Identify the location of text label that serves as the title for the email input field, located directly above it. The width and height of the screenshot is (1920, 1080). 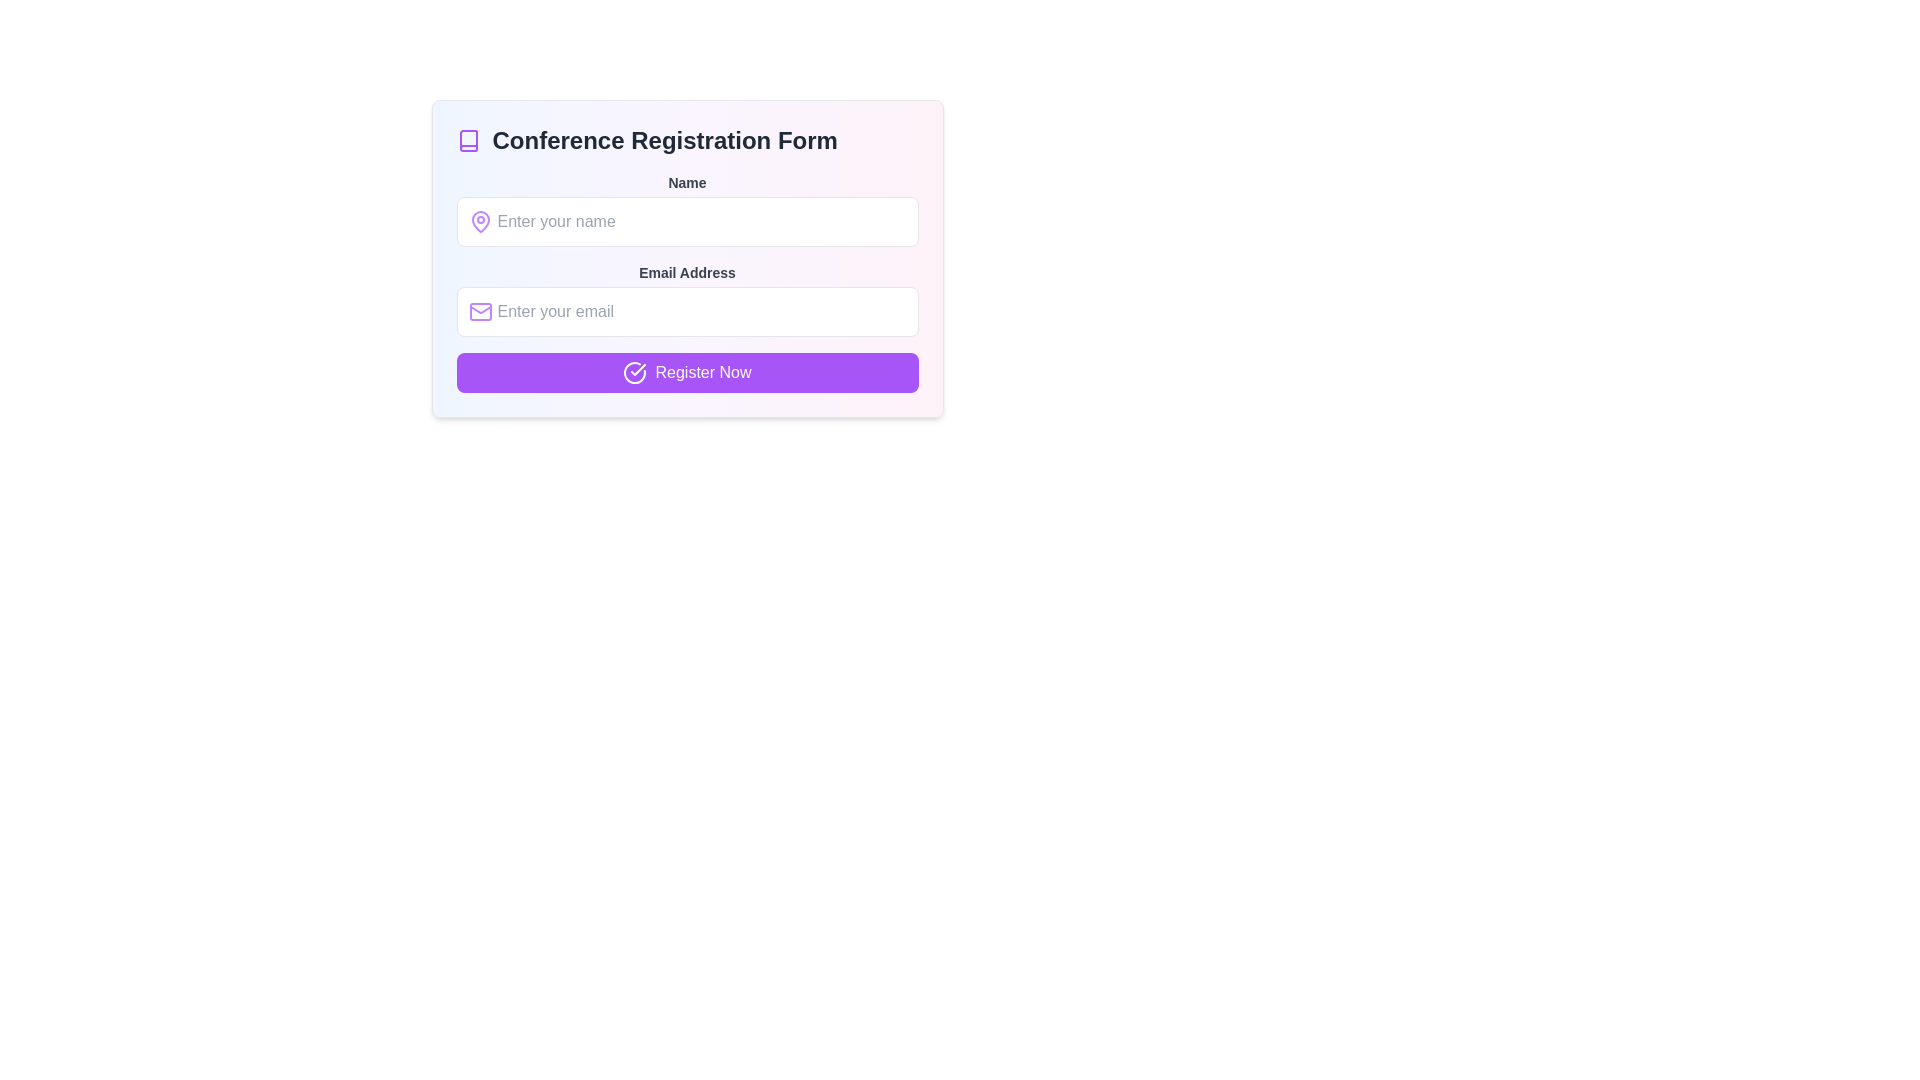
(687, 273).